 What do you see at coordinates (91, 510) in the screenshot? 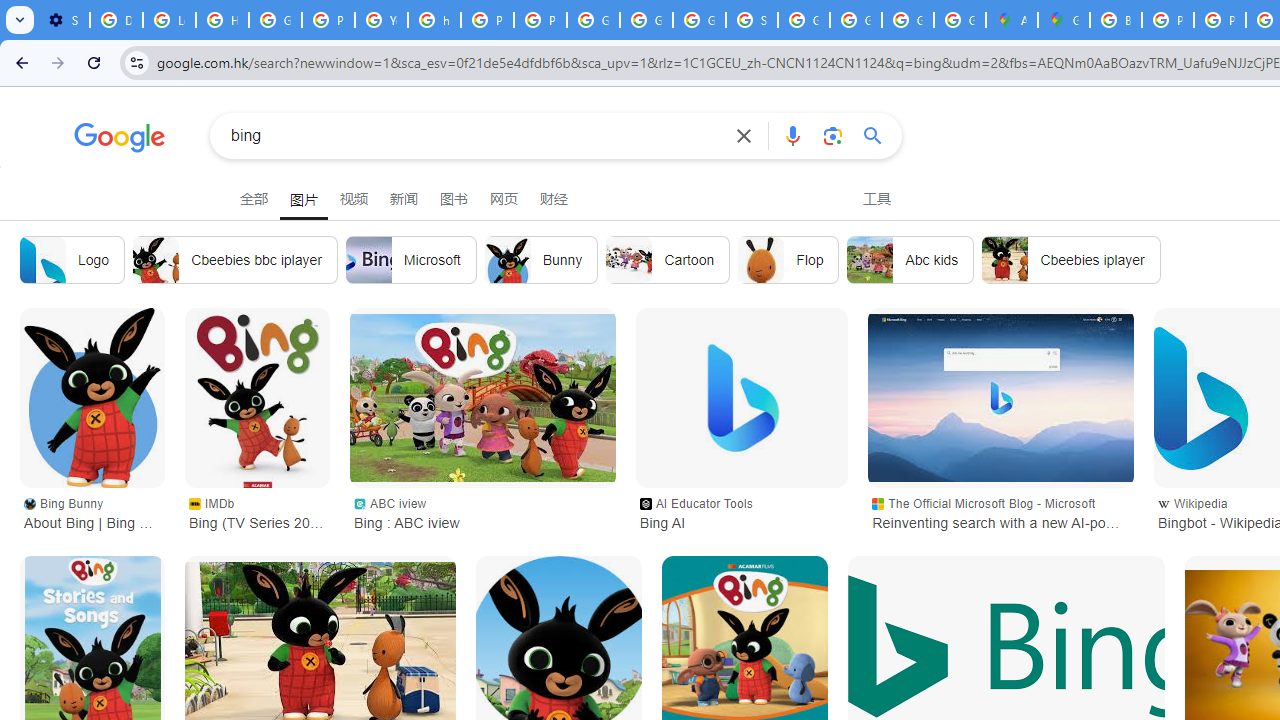
I see `'Bing Bunny About Bing | Bing Bunny'` at bounding box center [91, 510].